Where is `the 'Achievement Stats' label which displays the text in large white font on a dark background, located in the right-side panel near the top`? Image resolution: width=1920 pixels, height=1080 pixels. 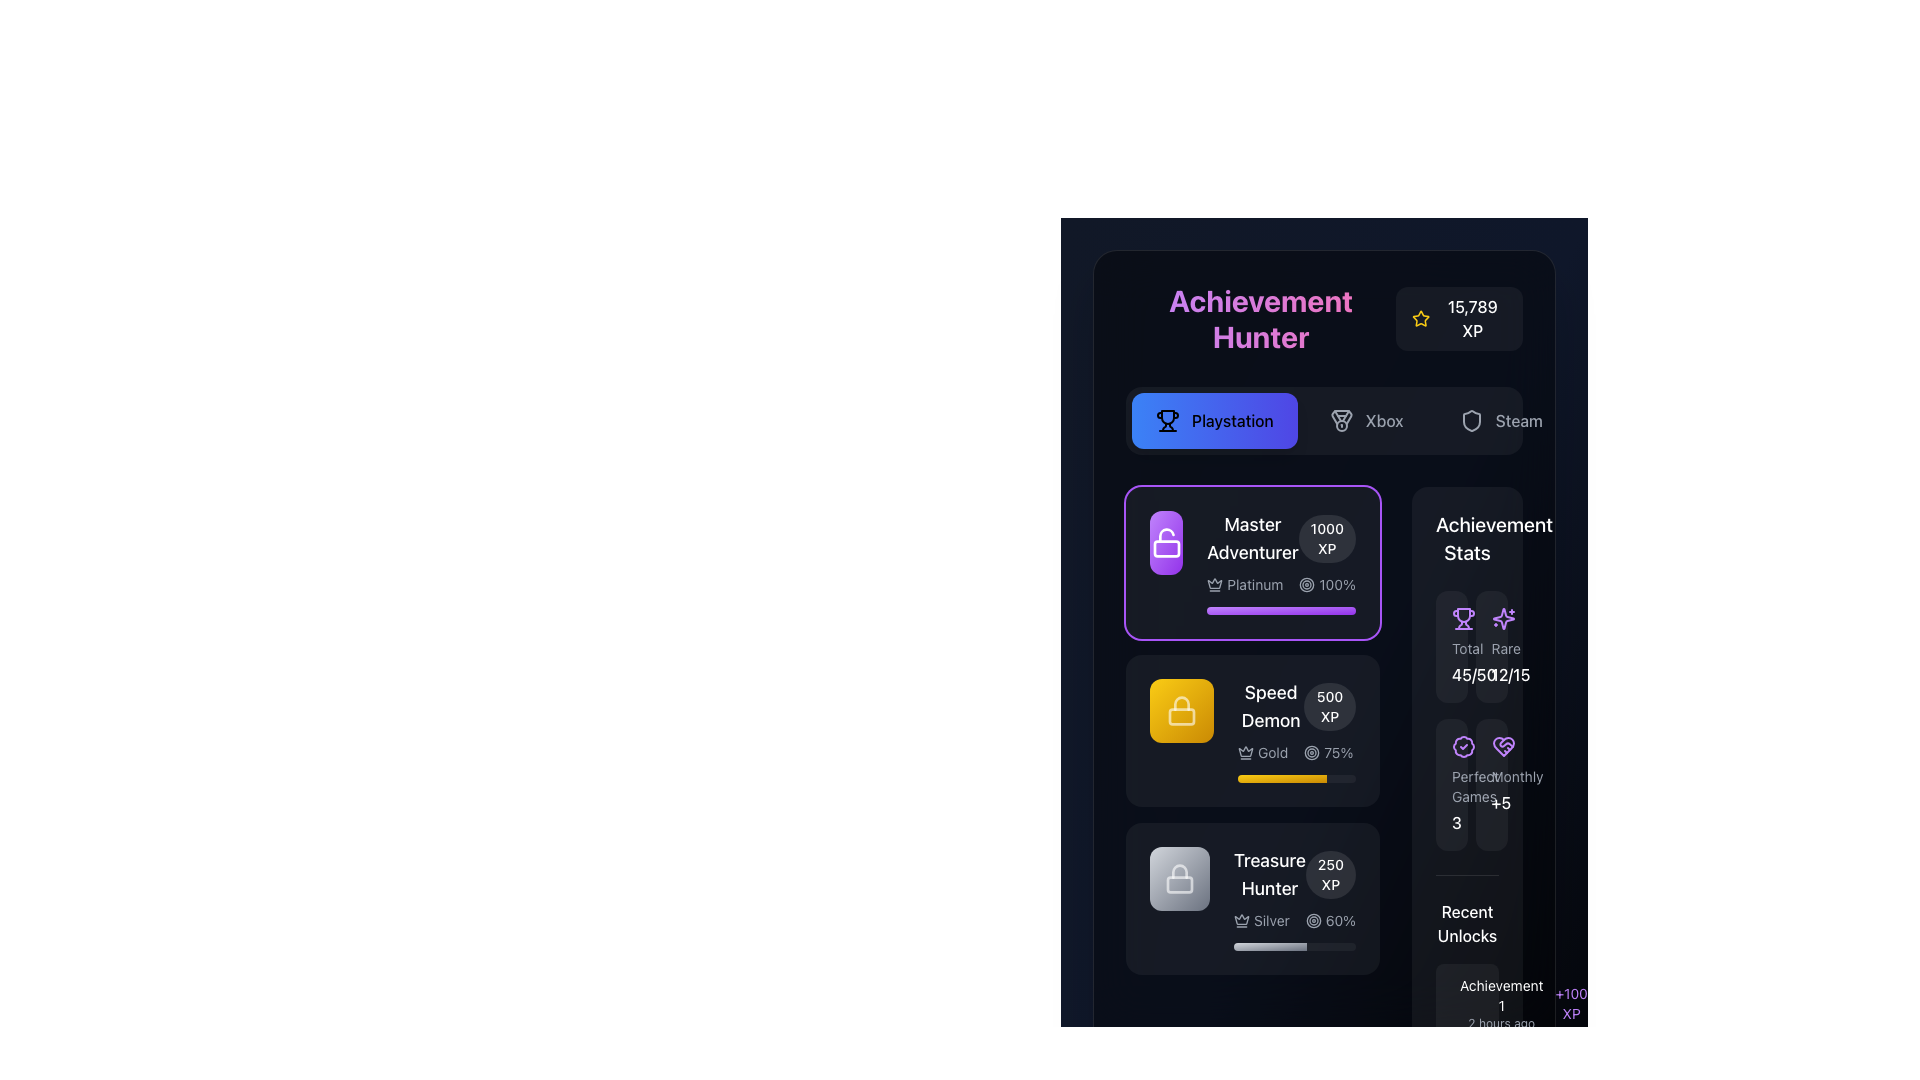
the 'Achievement Stats' label which displays the text in large white font on a dark background, located in the right-side panel near the top is located at coordinates (1467, 538).